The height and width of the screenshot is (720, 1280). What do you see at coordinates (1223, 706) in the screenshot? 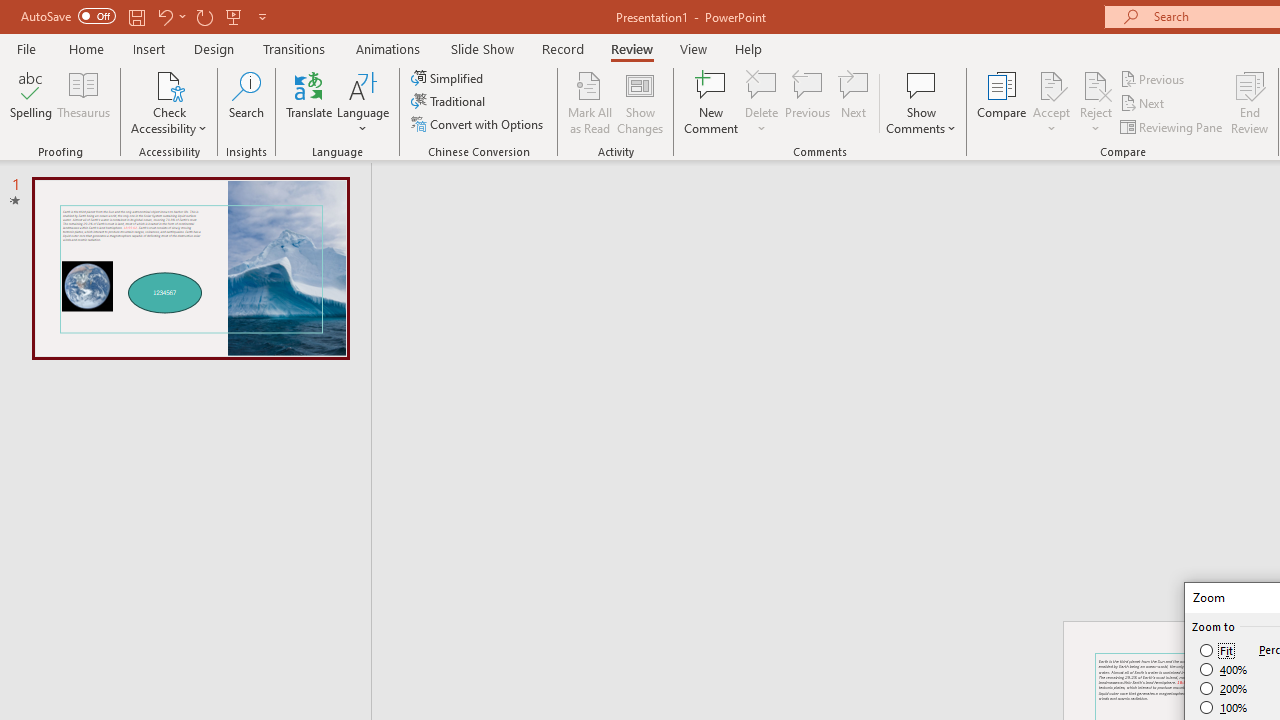
I see `'100%'` at bounding box center [1223, 706].